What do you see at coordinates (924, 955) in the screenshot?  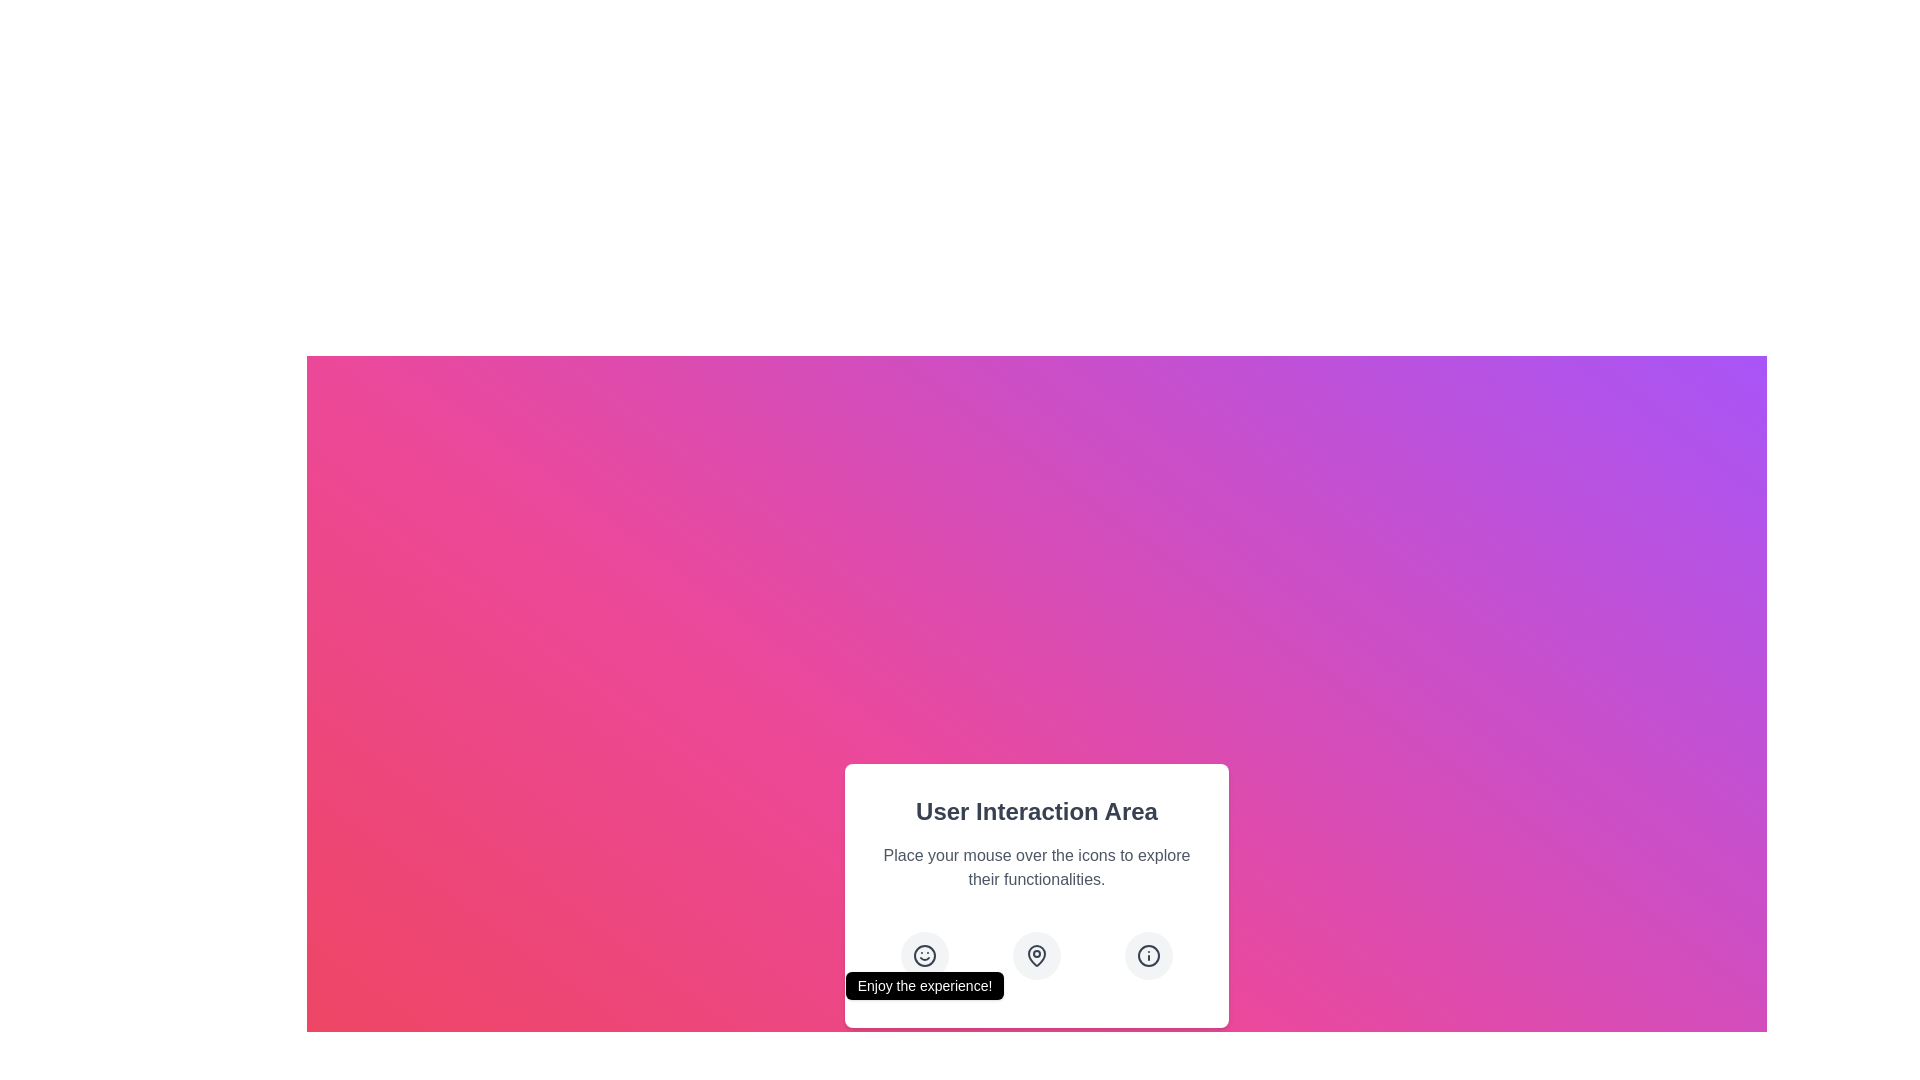 I see `the circular Vector graphic element that is part of the smiley face icon, positioned centrally above the mouth and between the two eye elements` at bounding box center [924, 955].